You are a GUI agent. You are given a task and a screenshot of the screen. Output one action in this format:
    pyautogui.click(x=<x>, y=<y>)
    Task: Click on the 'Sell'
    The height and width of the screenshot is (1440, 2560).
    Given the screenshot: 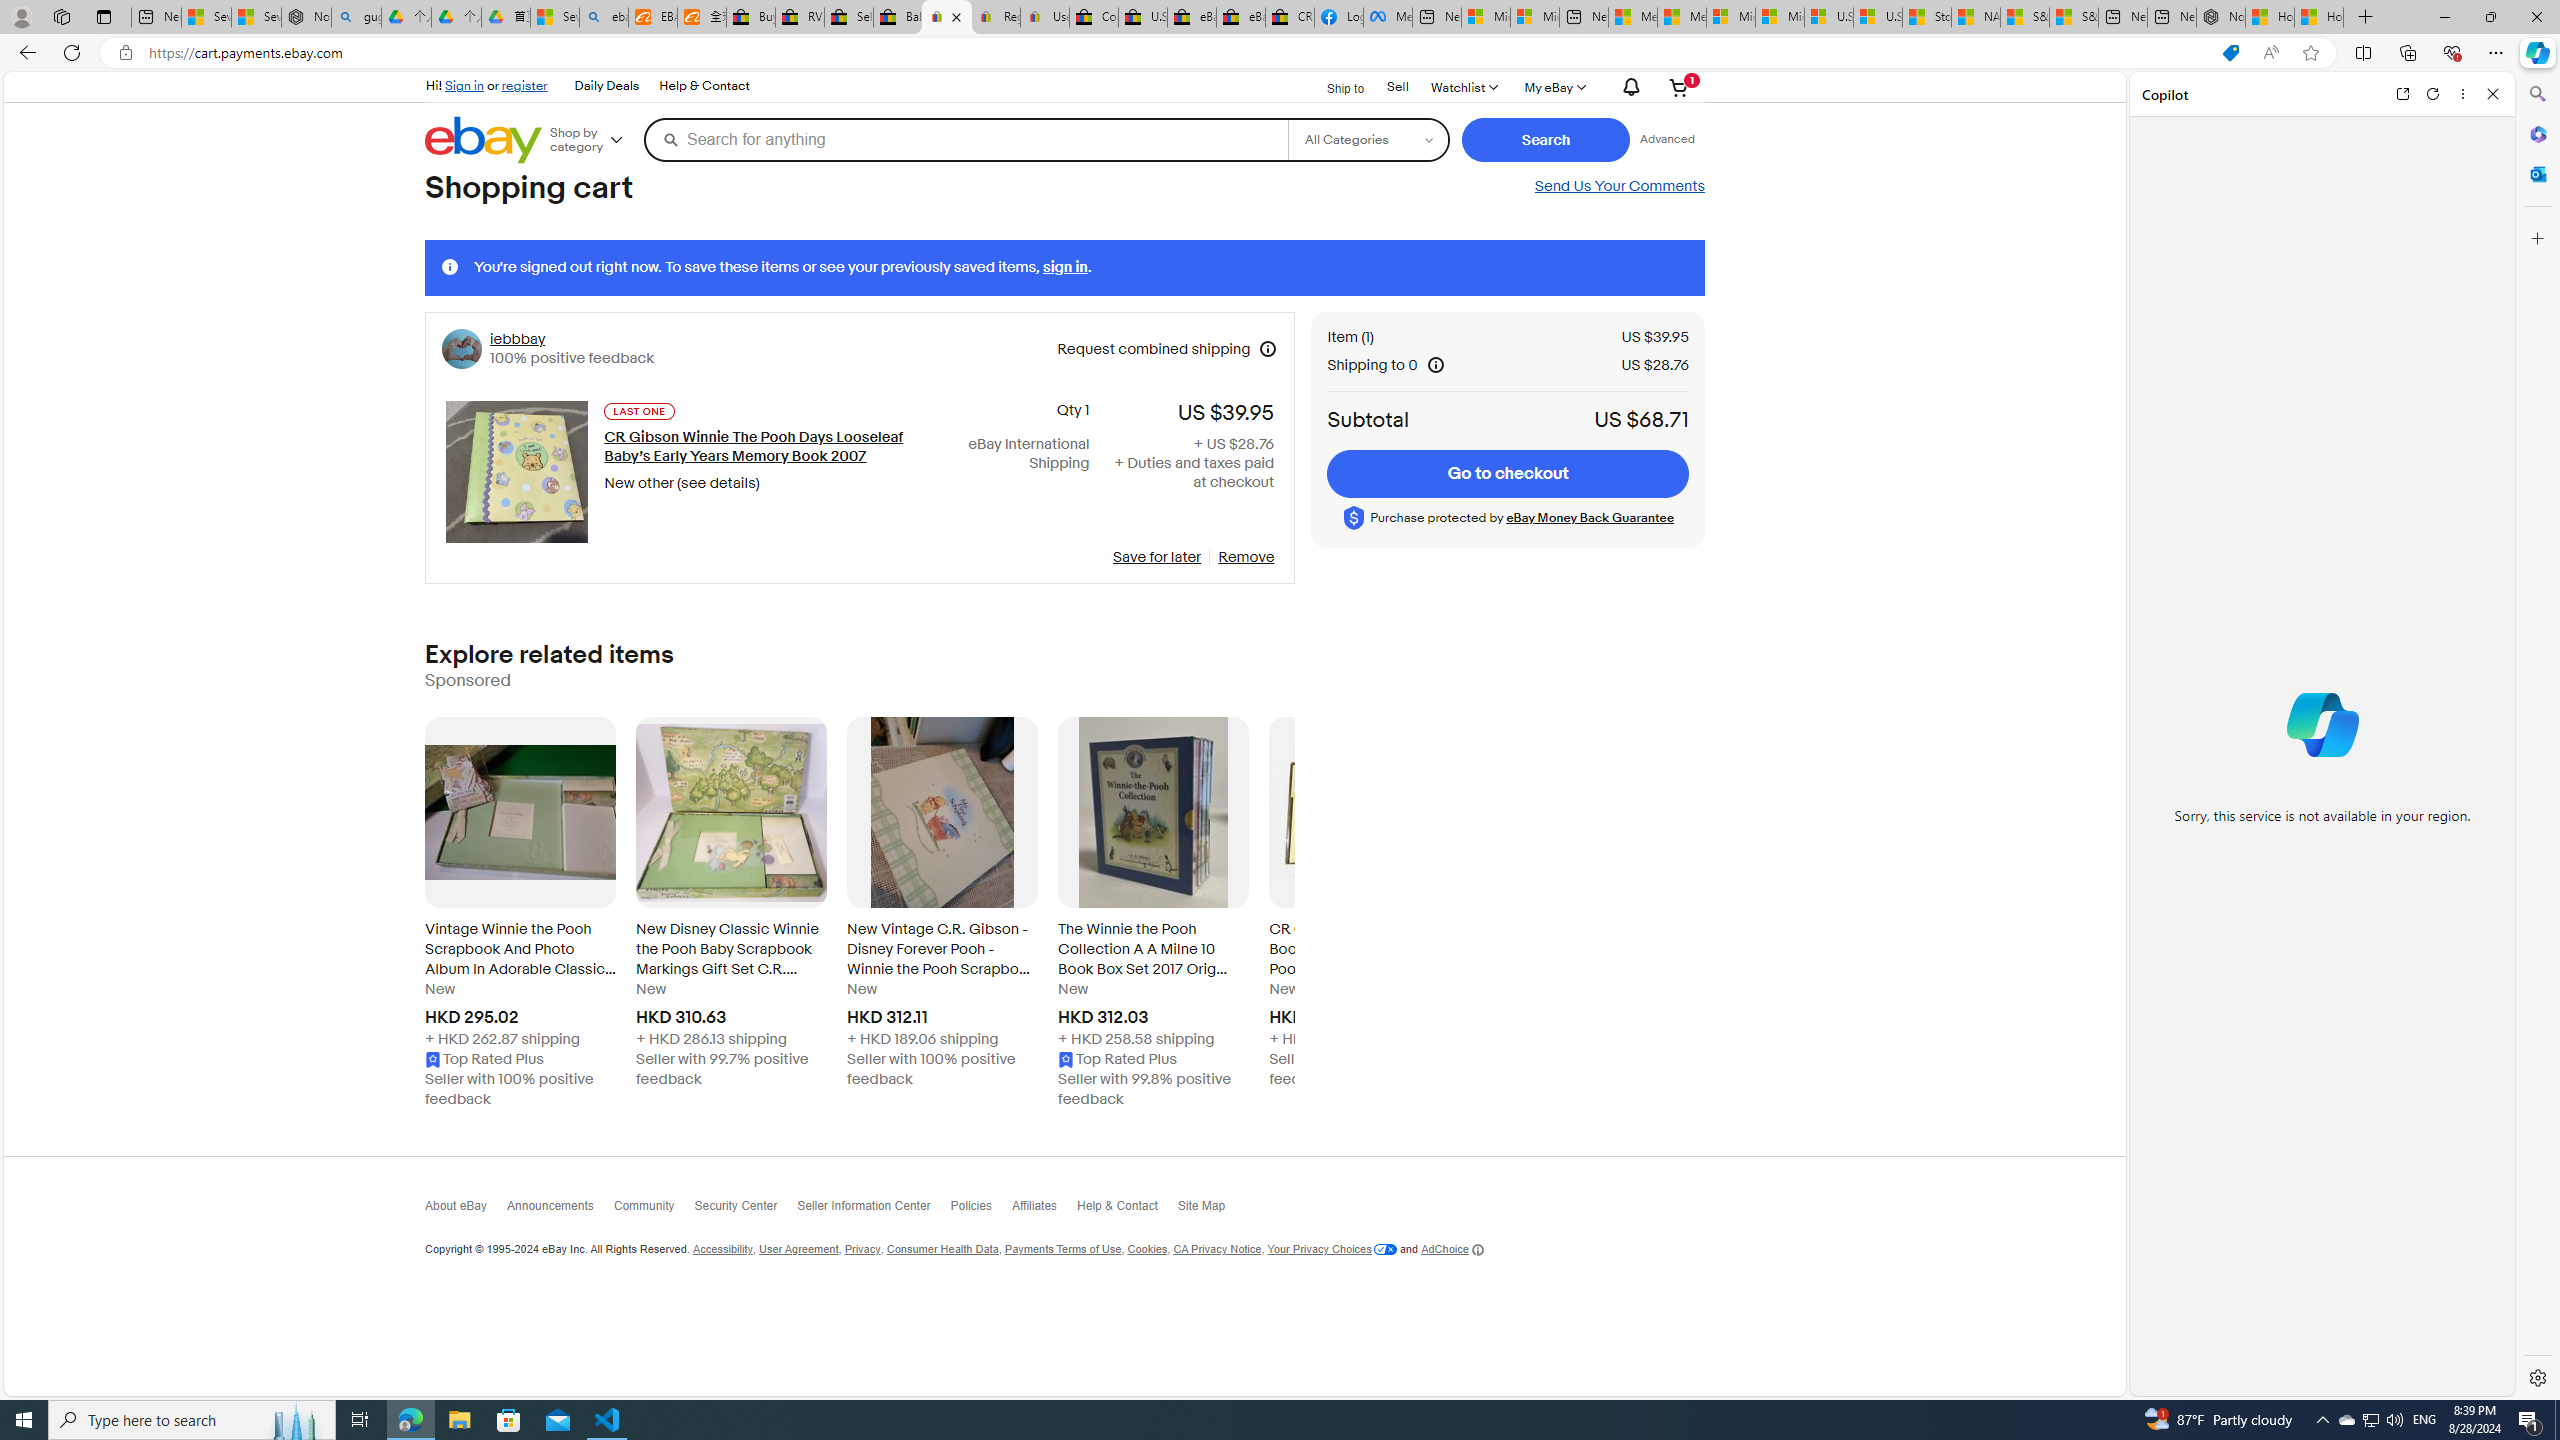 What is the action you would take?
    pyautogui.click(x=1397, y=85)
    